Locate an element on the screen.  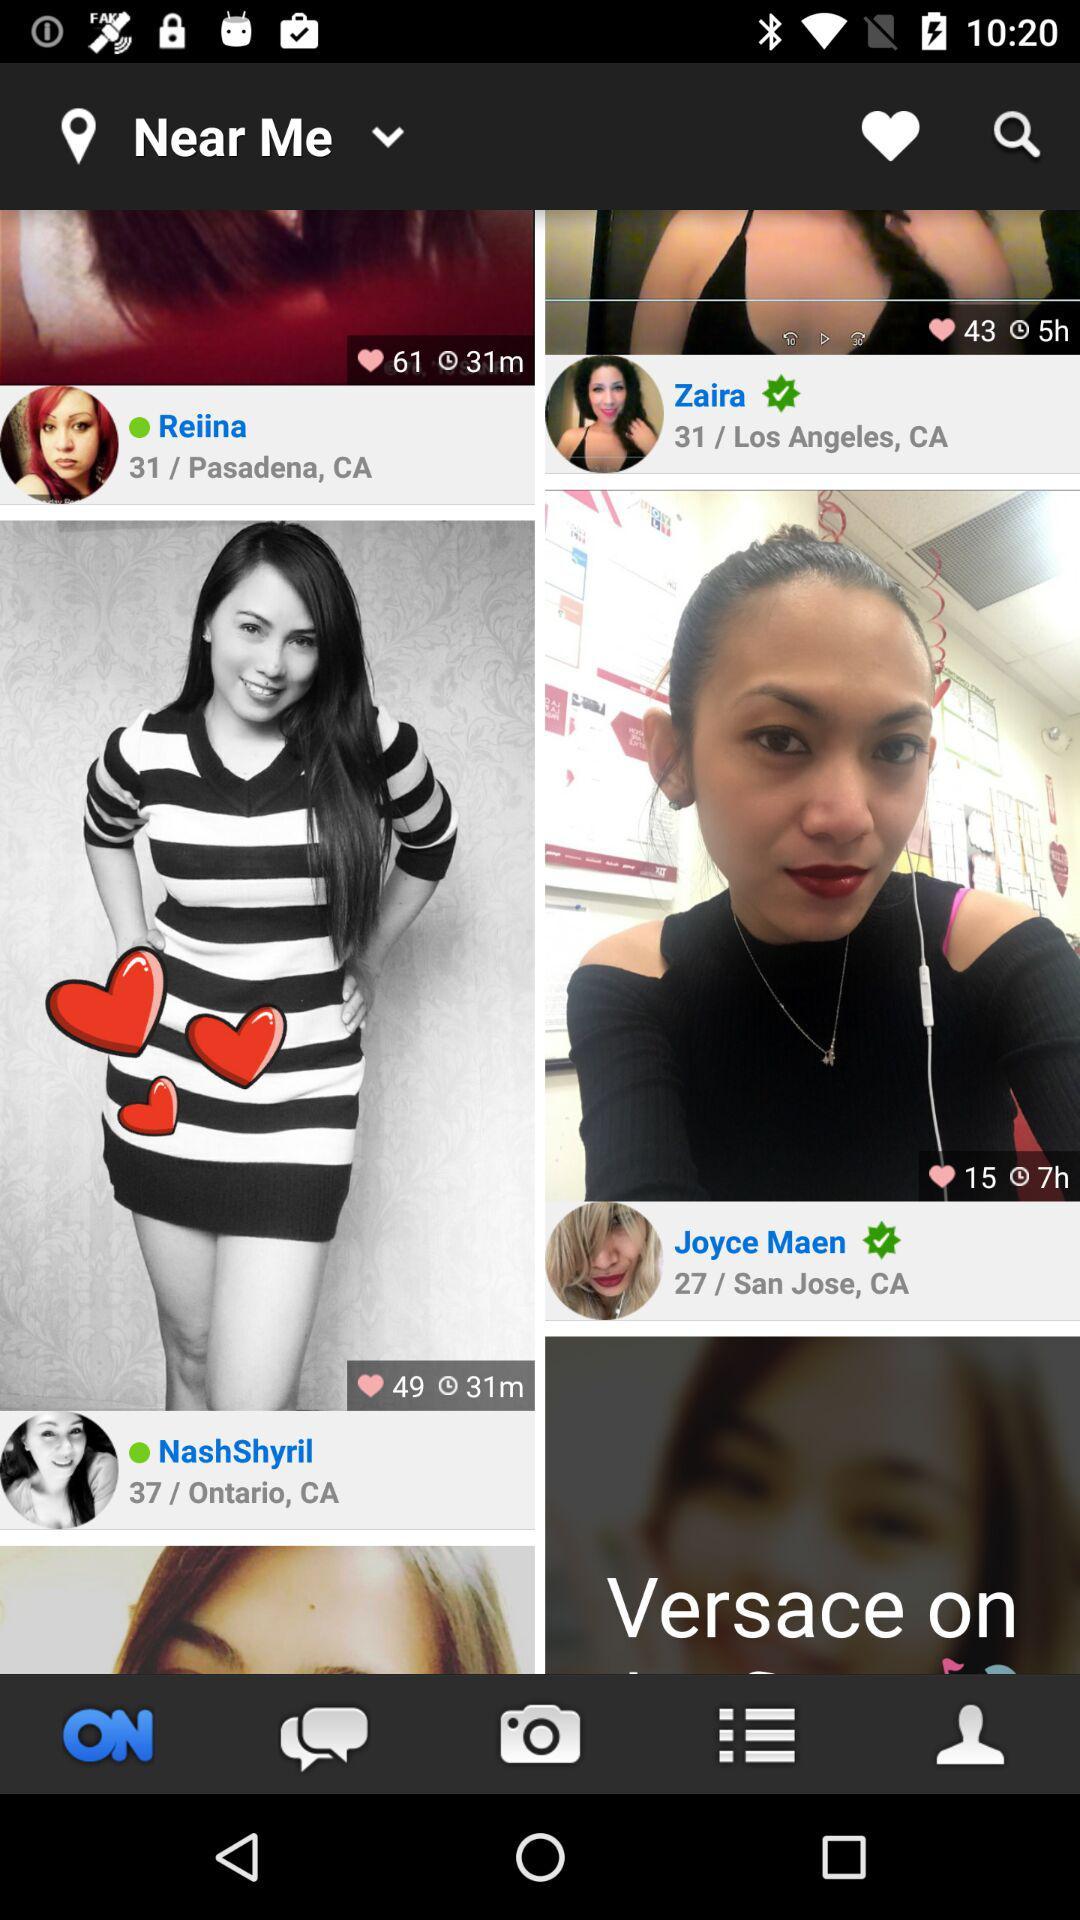
enlarges image is located at coordinates (812, 845).